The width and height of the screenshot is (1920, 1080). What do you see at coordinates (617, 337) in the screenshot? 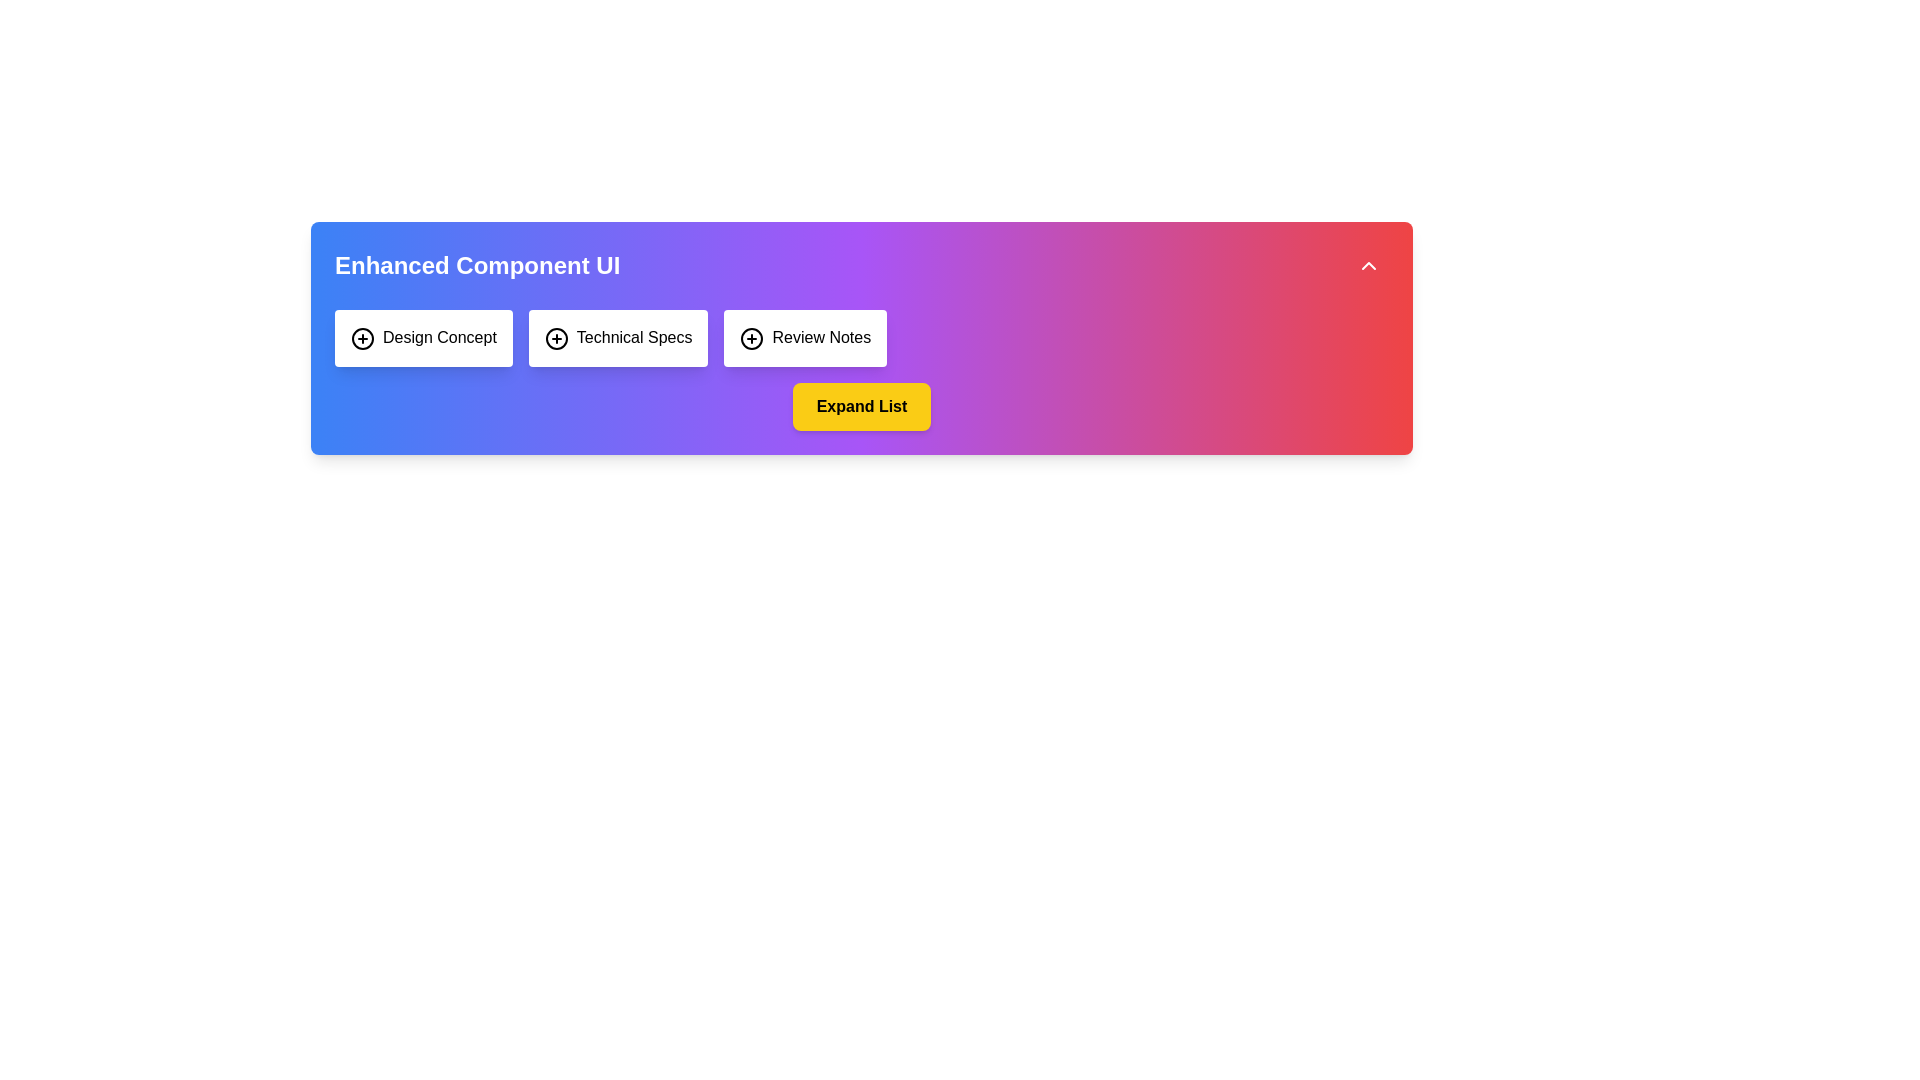
I see `the 'Technical Specs' tab, the second rectangular tab in a horizontal layout` at bounding box center [617, 337].